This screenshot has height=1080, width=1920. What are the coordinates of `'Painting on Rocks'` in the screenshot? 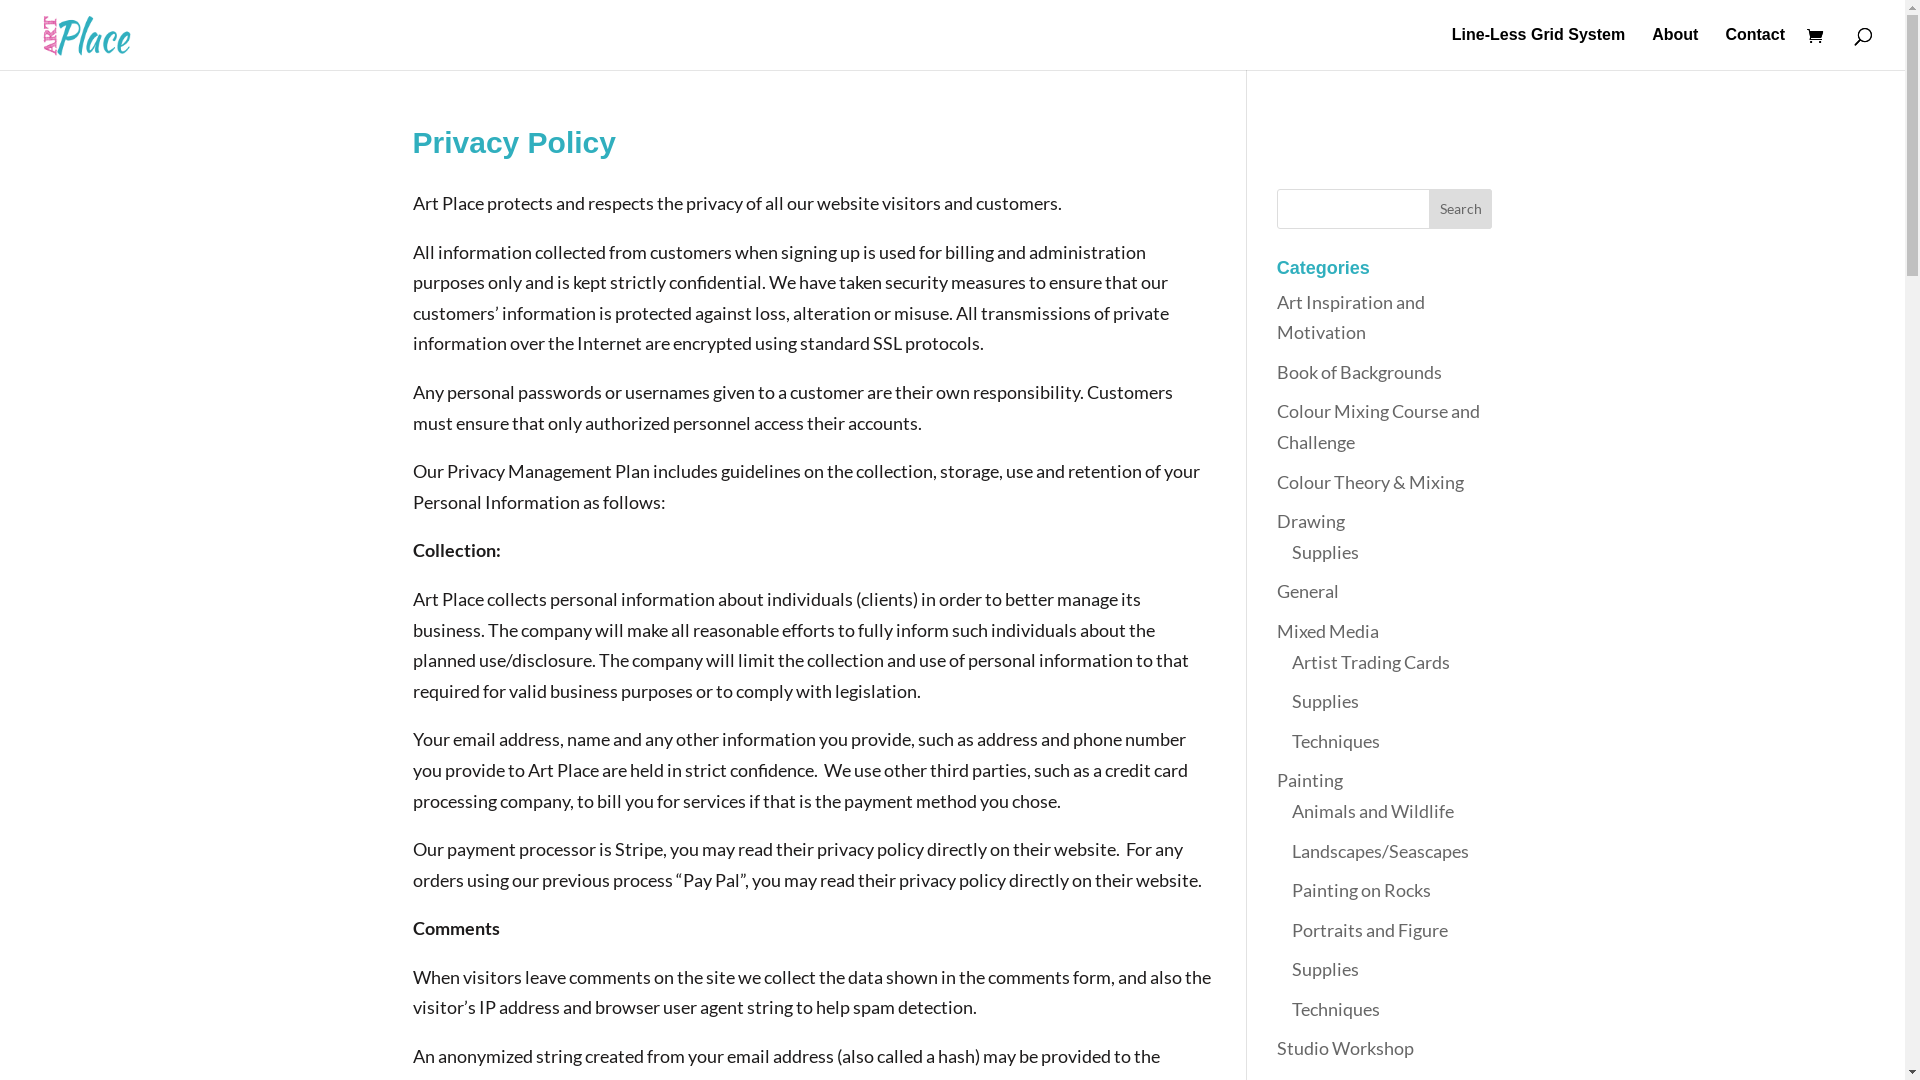 It's located at (1360, 889).